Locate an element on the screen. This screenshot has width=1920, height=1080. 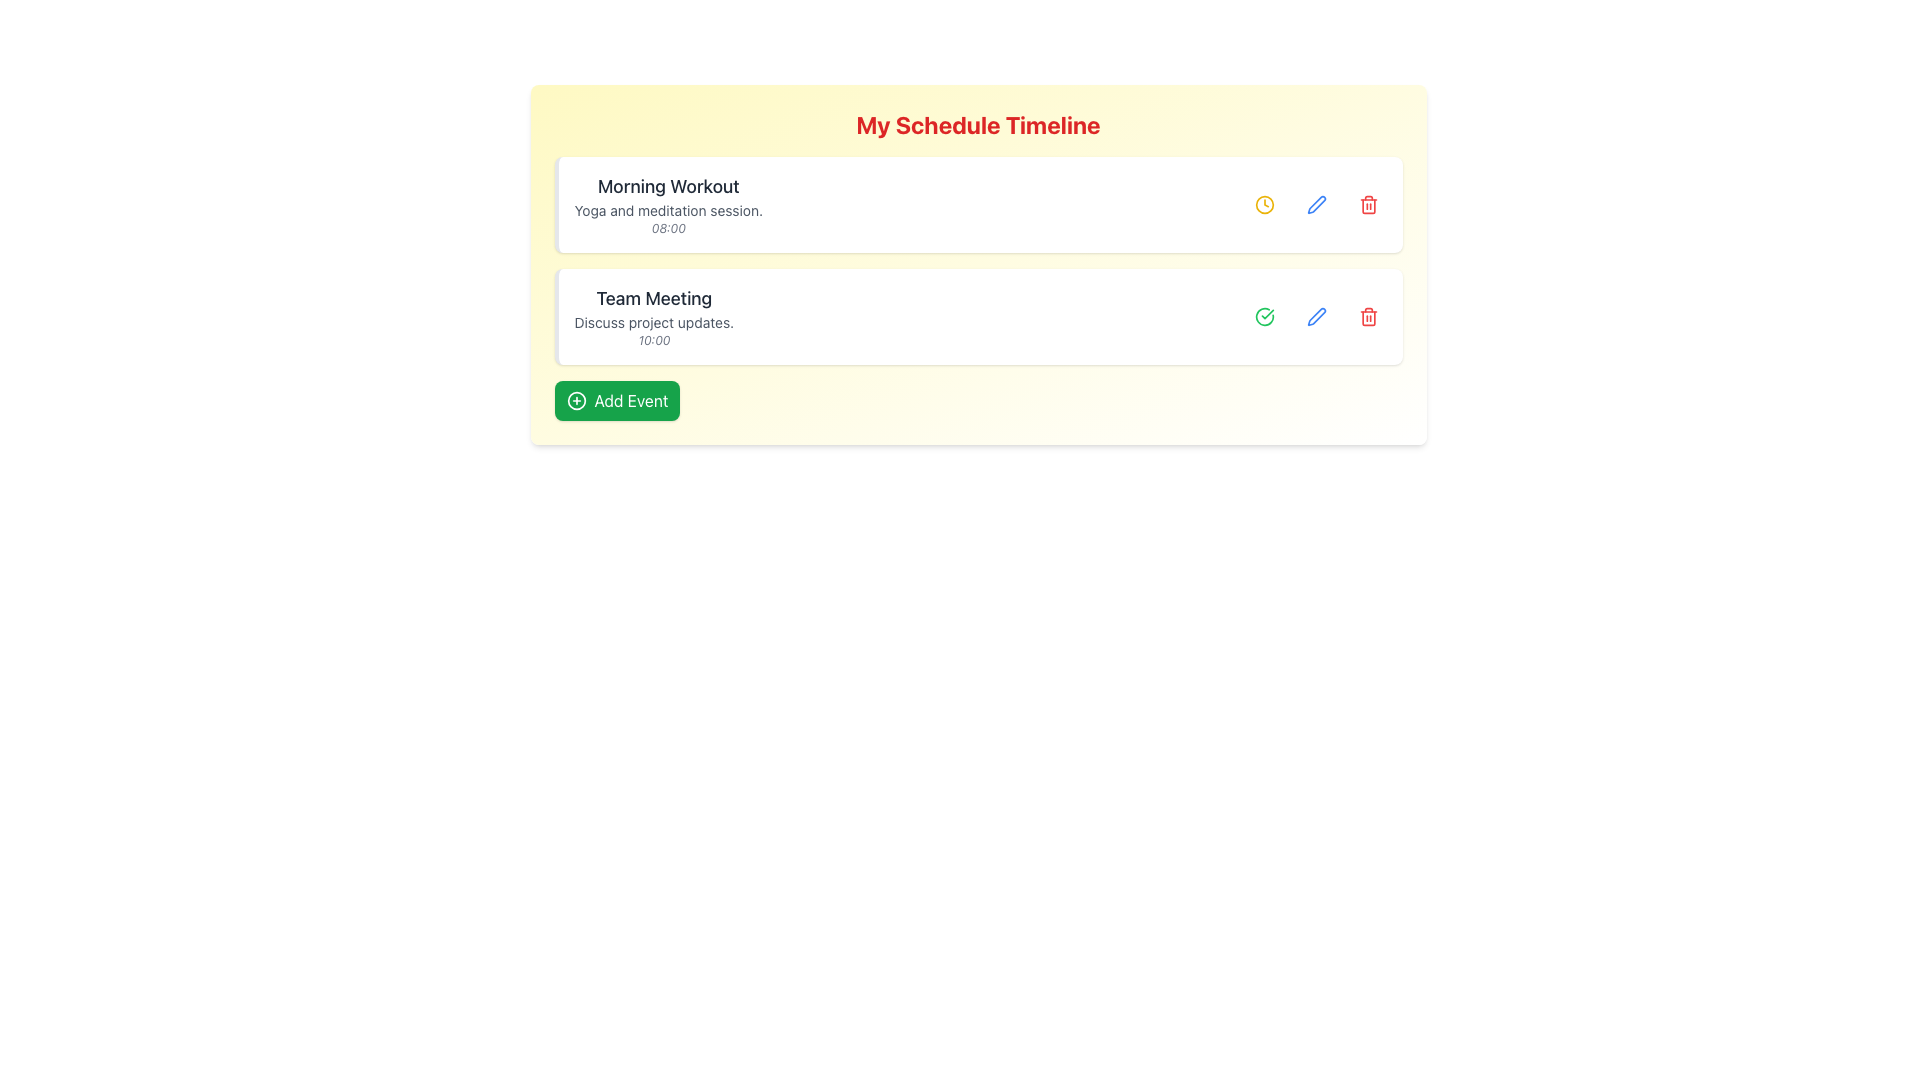
the icon button related to the completion or selection of the 'Team Meeting' schedule item, which is positioned to the left of the edit icon and to the right of the main text content is located at coordinates (1263, 315).